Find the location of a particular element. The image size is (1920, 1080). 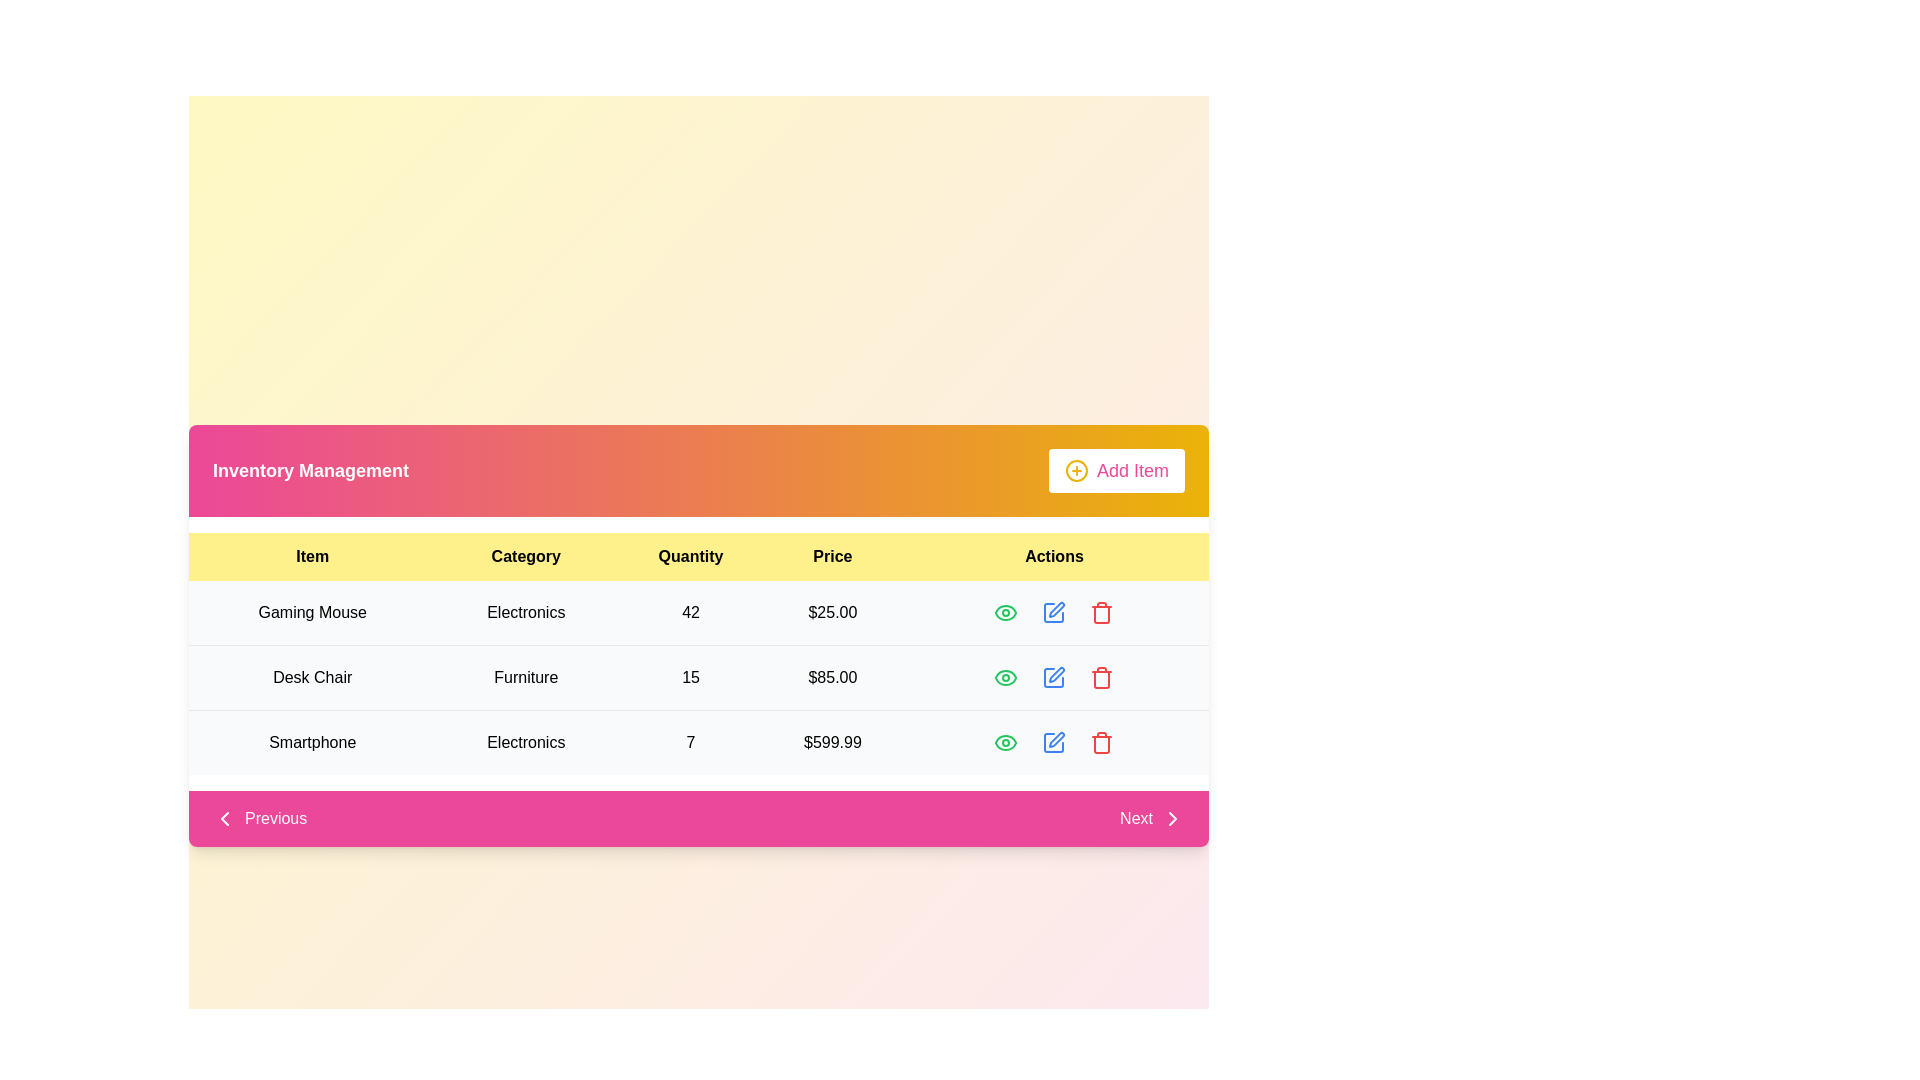

the viewing icon located in the 'Actions' column of the first row in the table is located at coordinates (1006, 612).